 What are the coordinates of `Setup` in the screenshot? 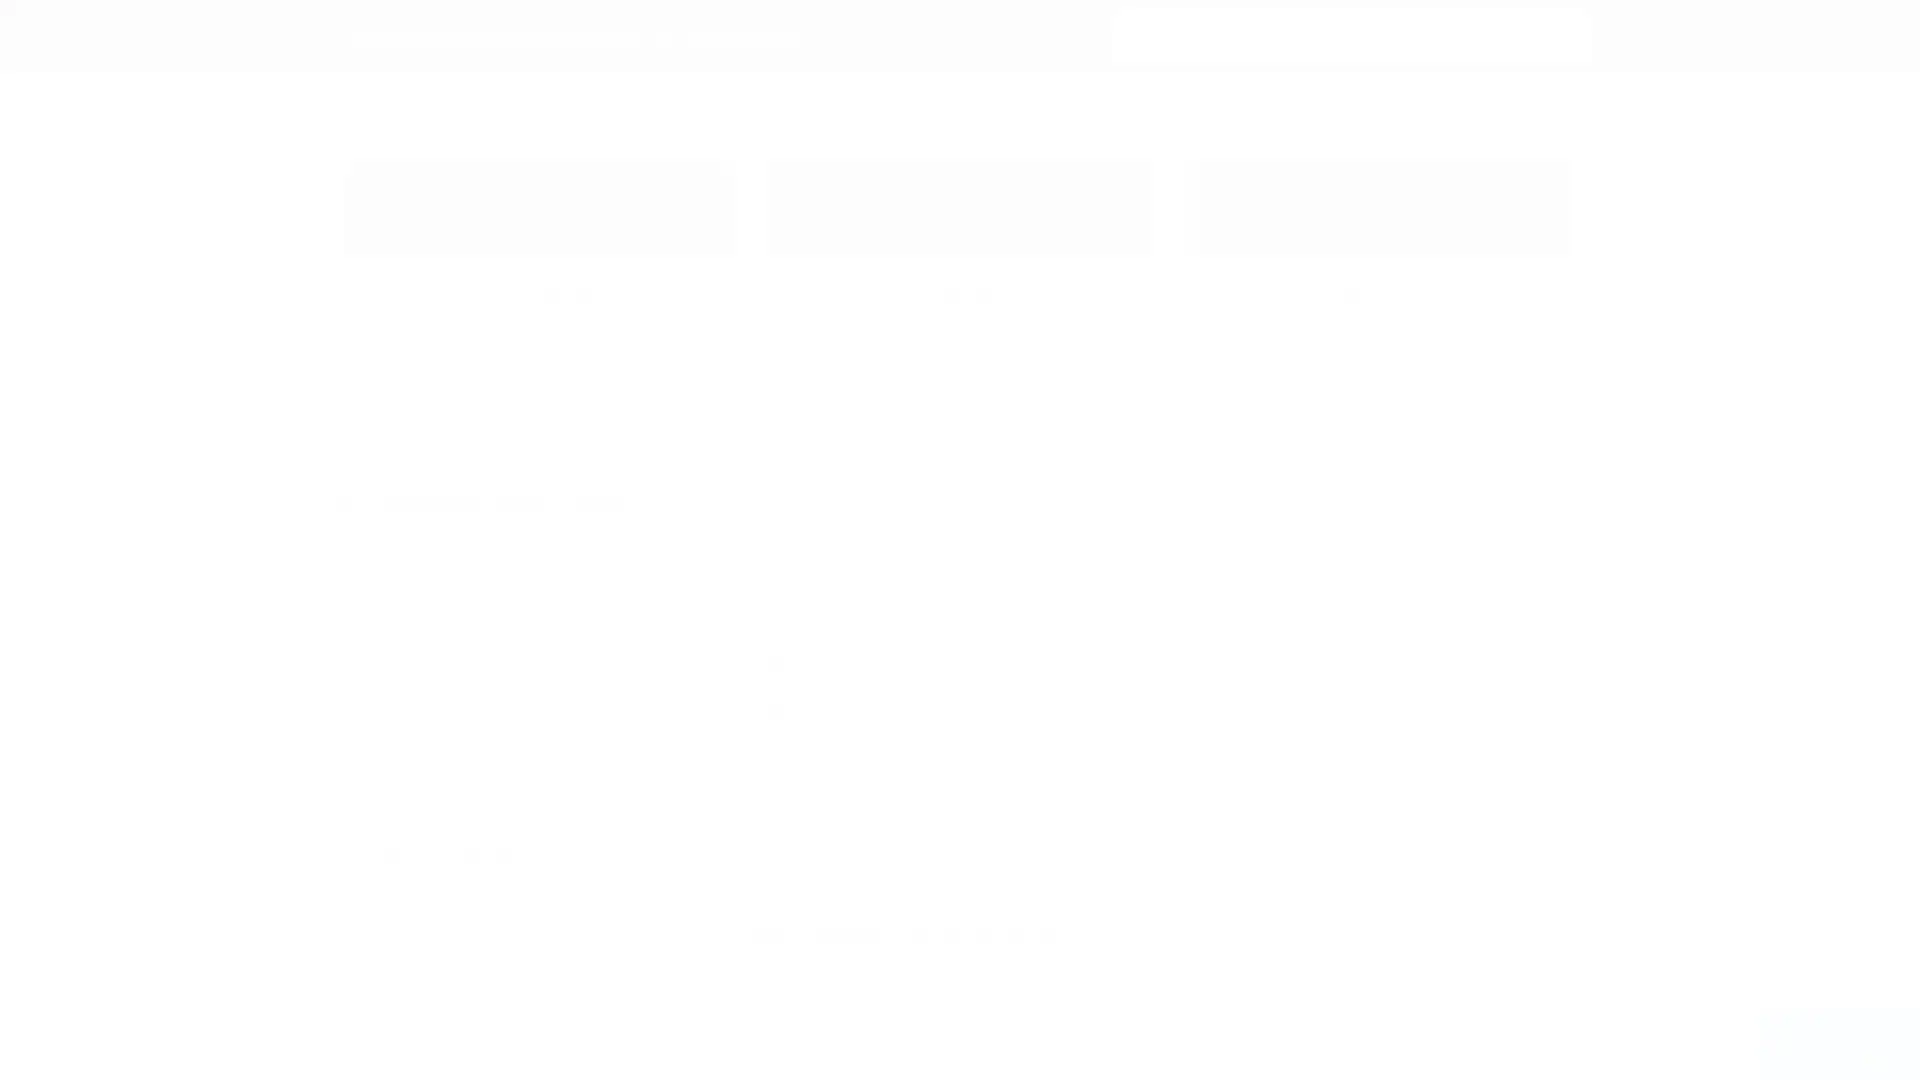 It's located at (499, 613).